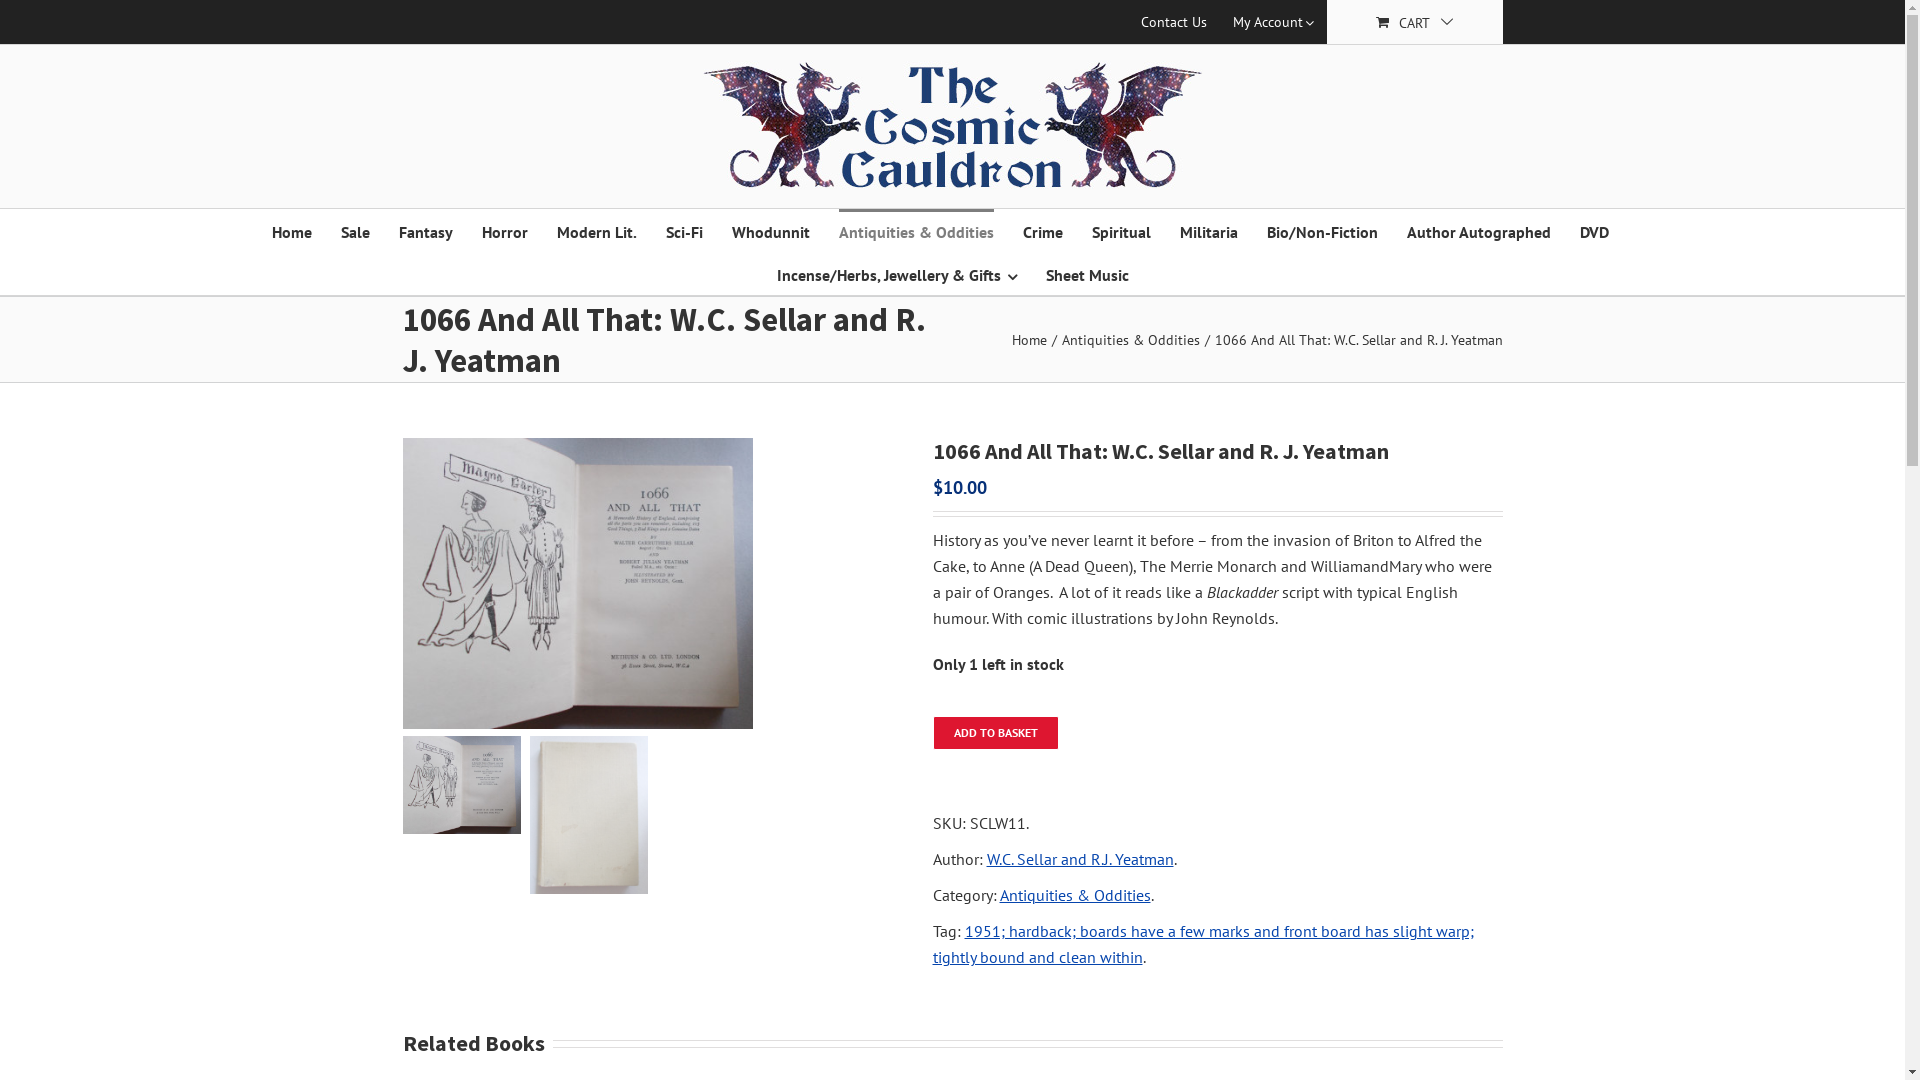 Image resolution: width=1920 pixels, height=1080 pixels. I want to click on 'DVD', so click(1593, 229).